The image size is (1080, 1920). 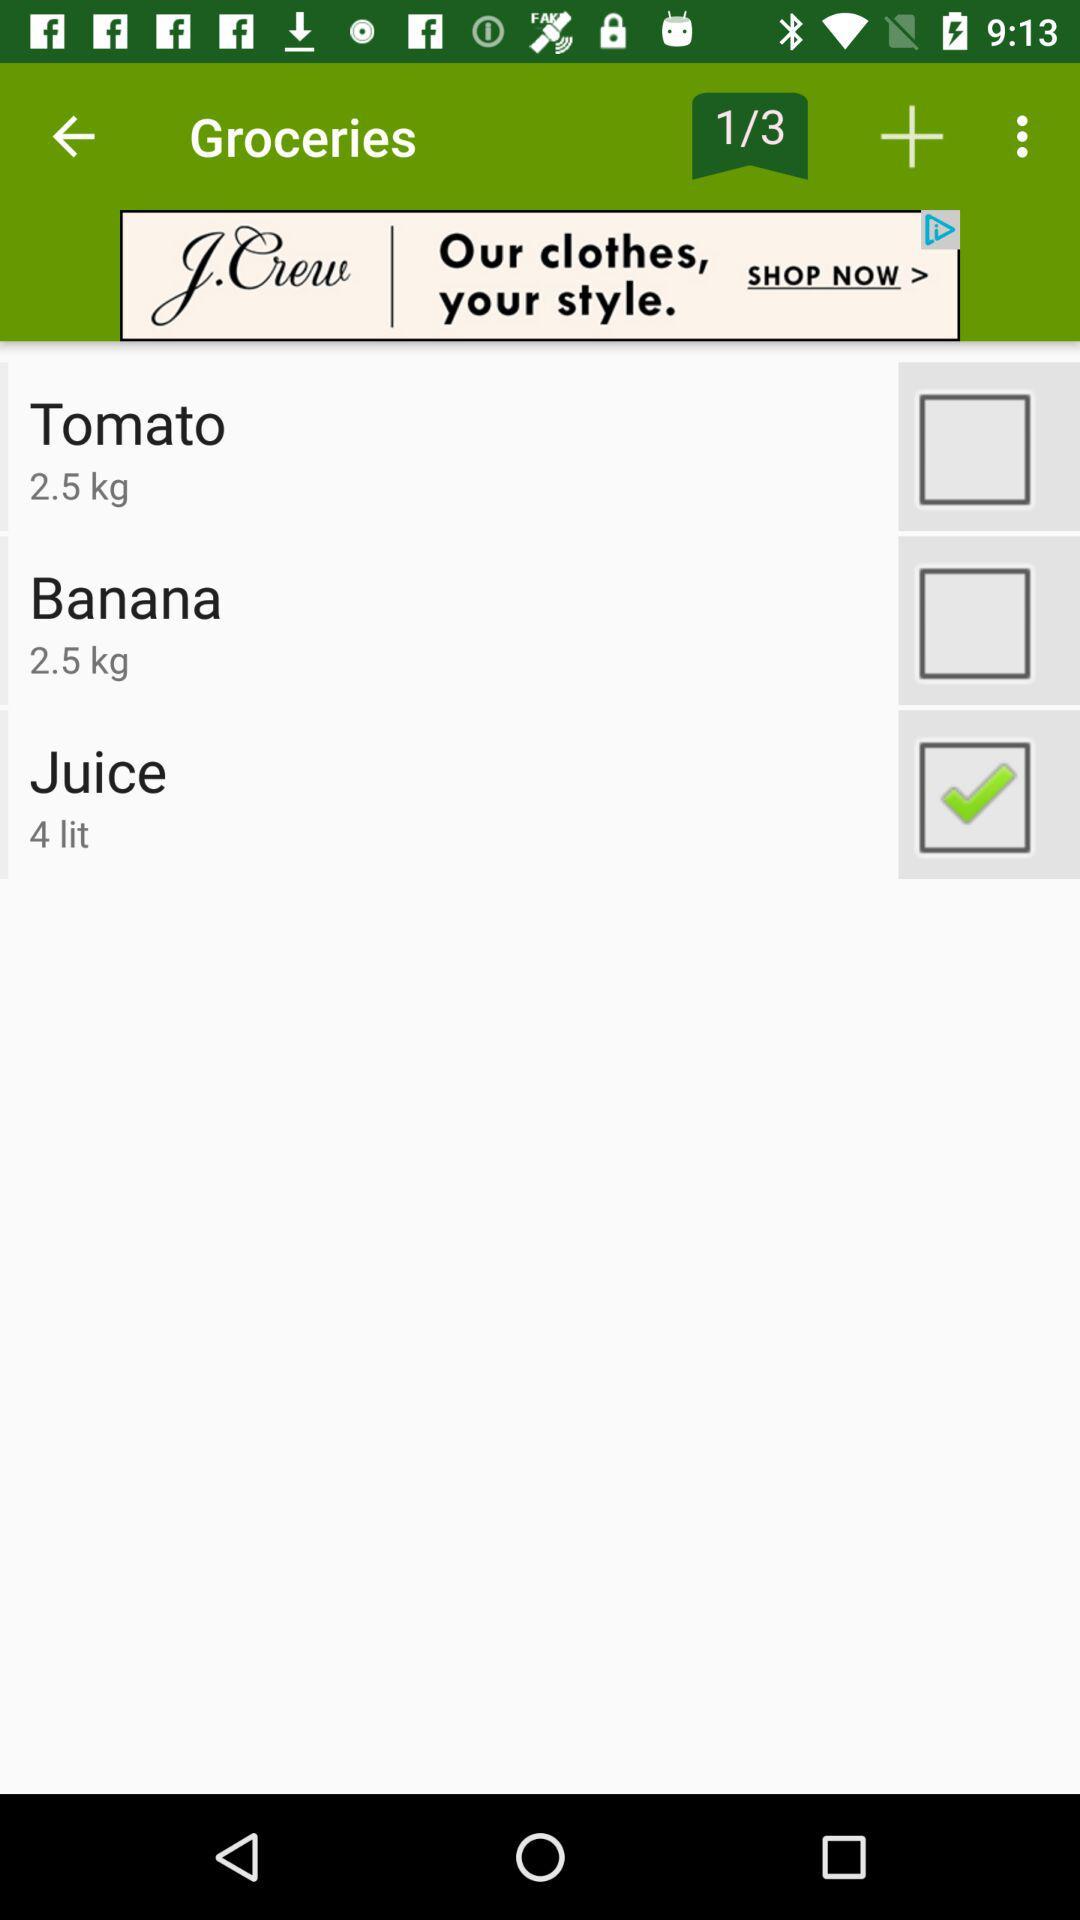 I want to click on switch option, so click(x=988, y=793).